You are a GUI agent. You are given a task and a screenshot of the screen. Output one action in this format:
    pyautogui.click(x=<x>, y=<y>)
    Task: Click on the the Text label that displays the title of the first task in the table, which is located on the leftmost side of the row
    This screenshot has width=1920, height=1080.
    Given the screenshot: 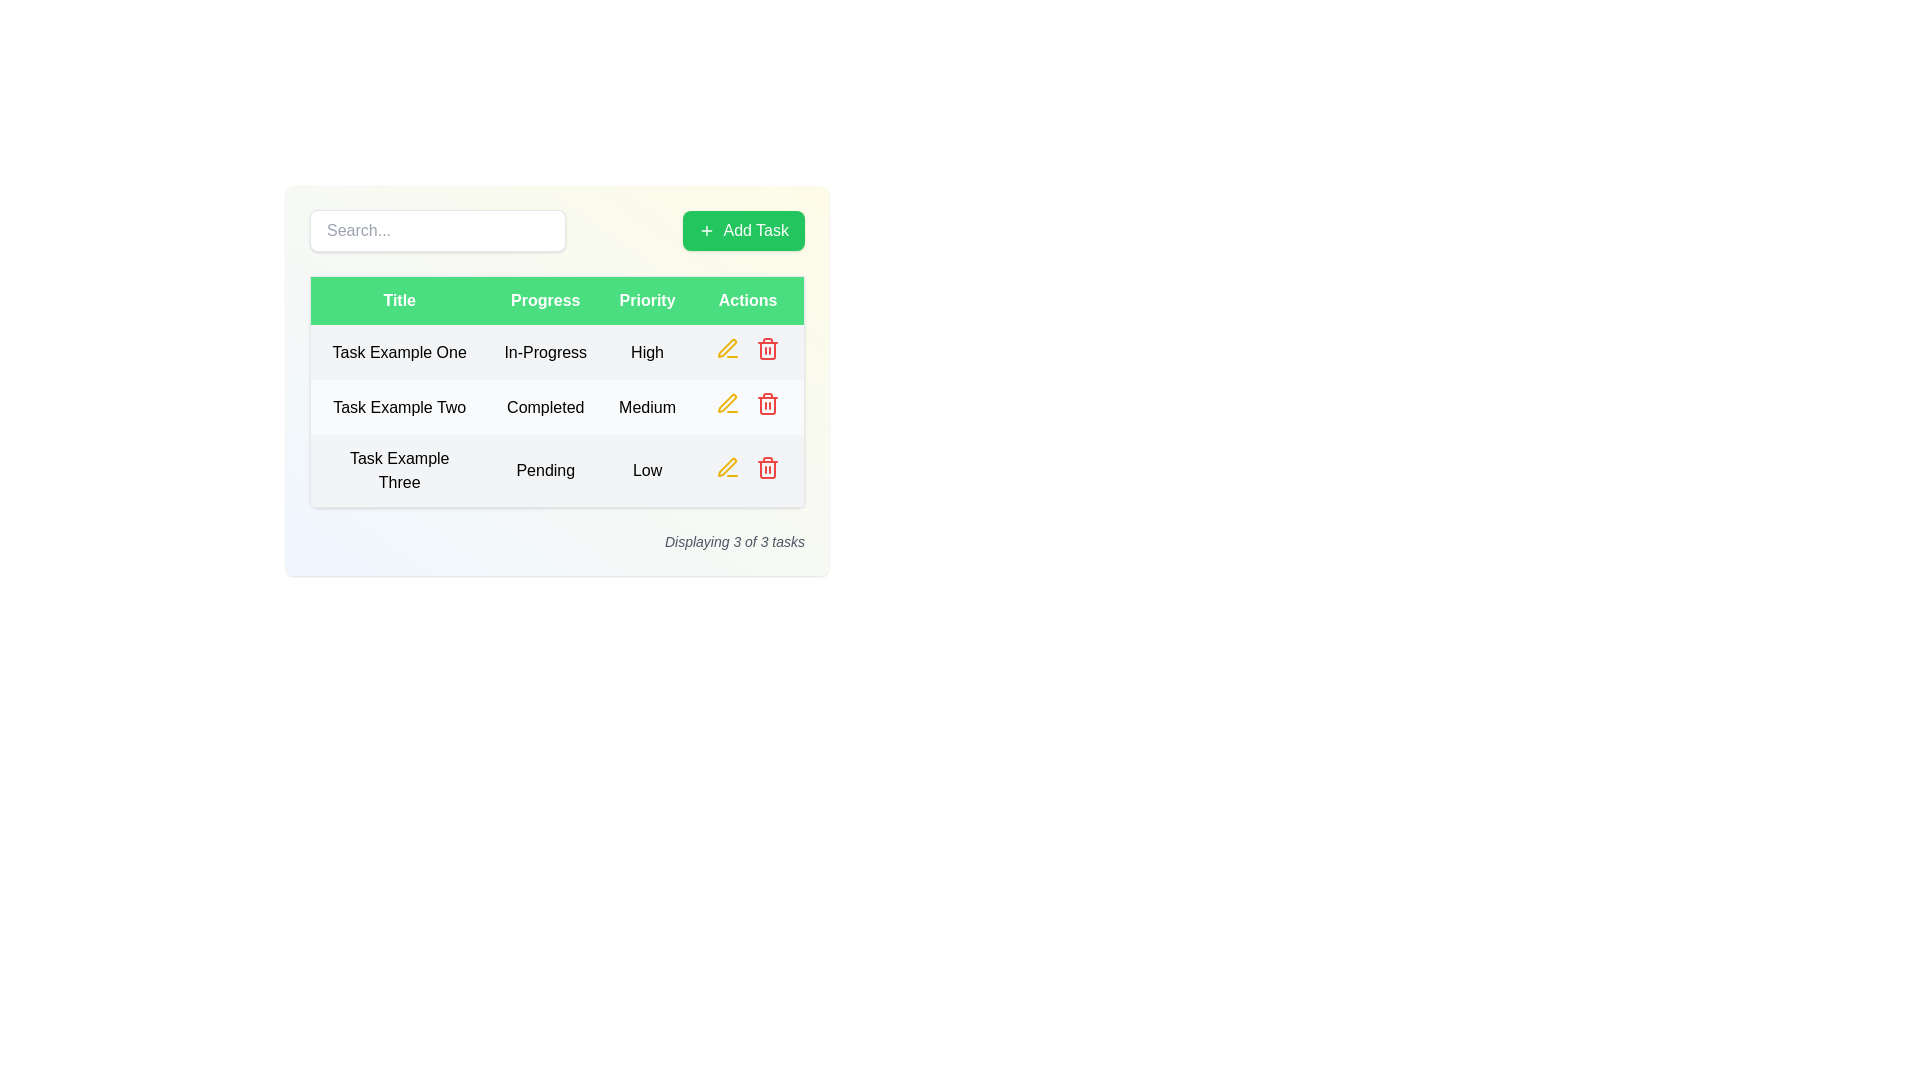 What is the action you would take?
    pyautogui.click(x=399, y=351)
    